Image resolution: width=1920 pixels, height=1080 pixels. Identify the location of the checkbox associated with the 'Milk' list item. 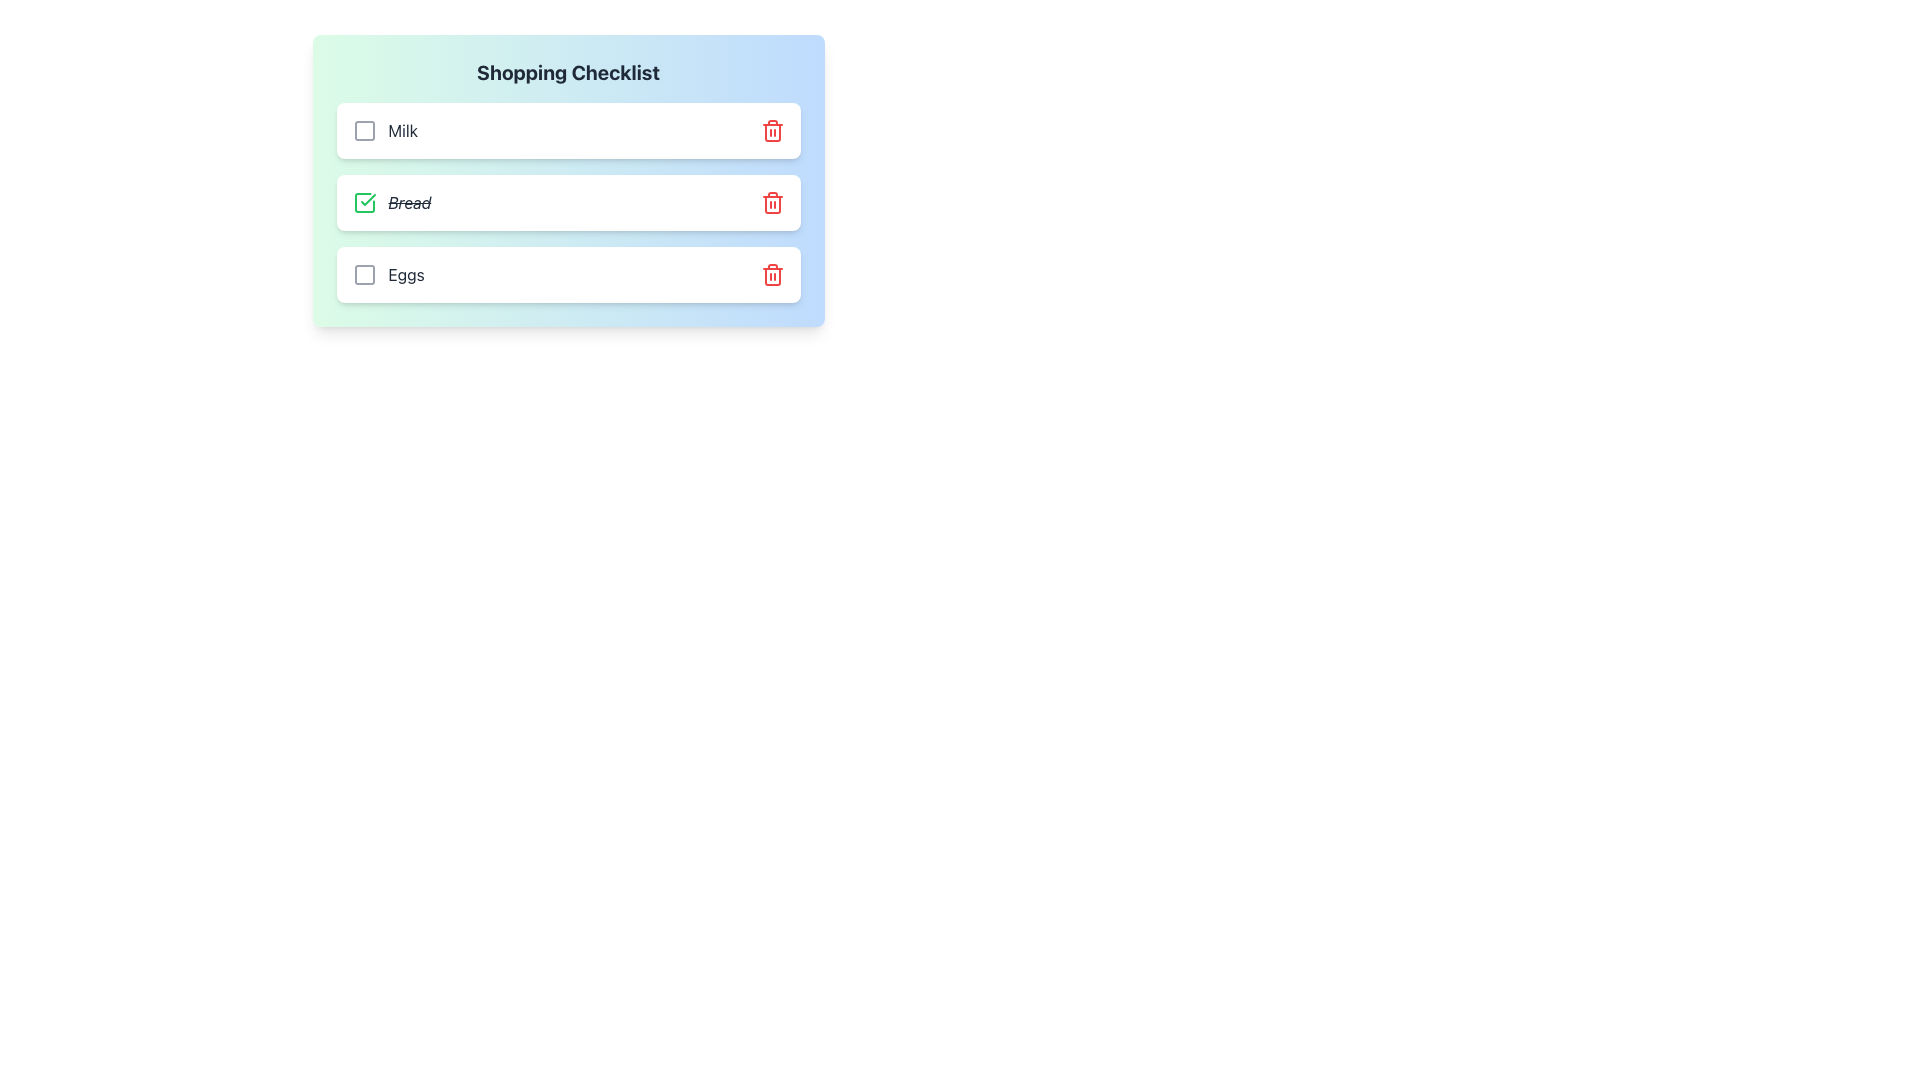
(364, 131).